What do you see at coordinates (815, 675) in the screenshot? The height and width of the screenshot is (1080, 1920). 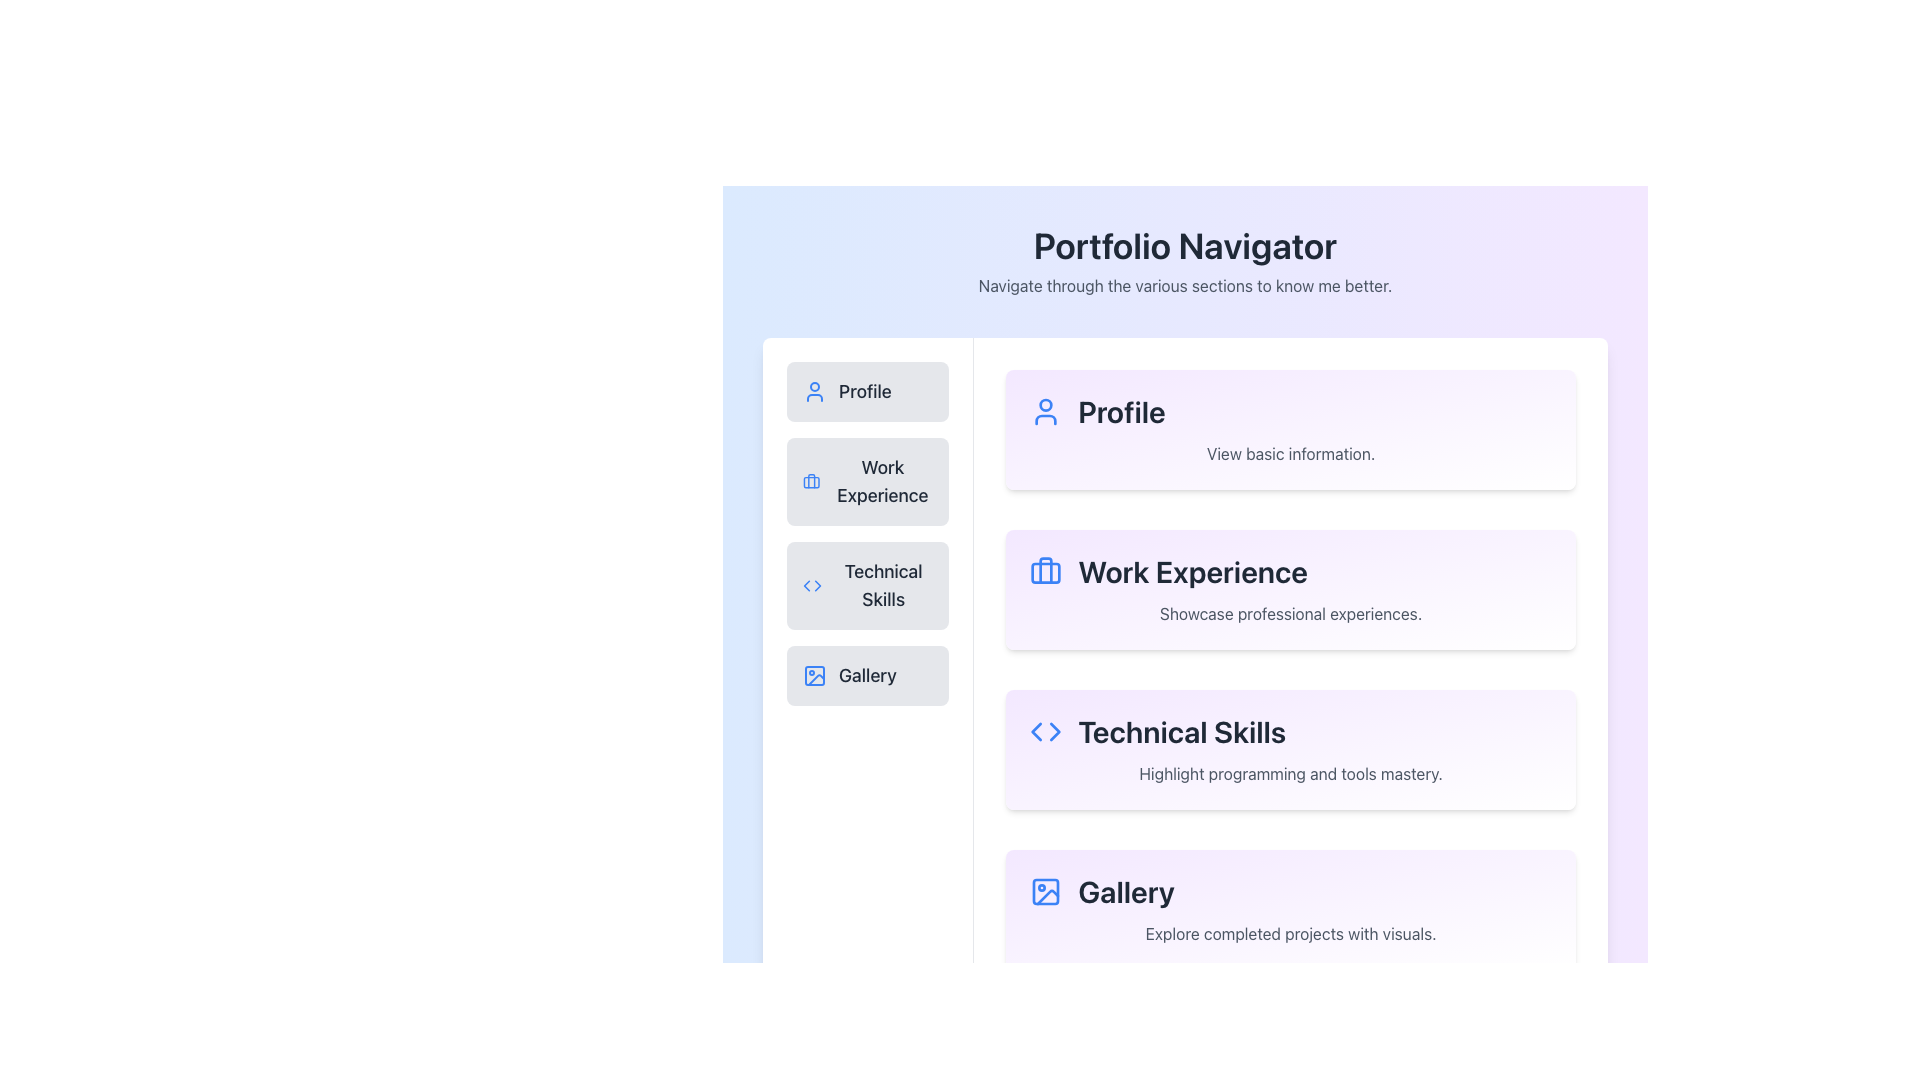 I see `the 'Gallery' icon in the sidebar navigation menu` at bounding box center [815, 675].